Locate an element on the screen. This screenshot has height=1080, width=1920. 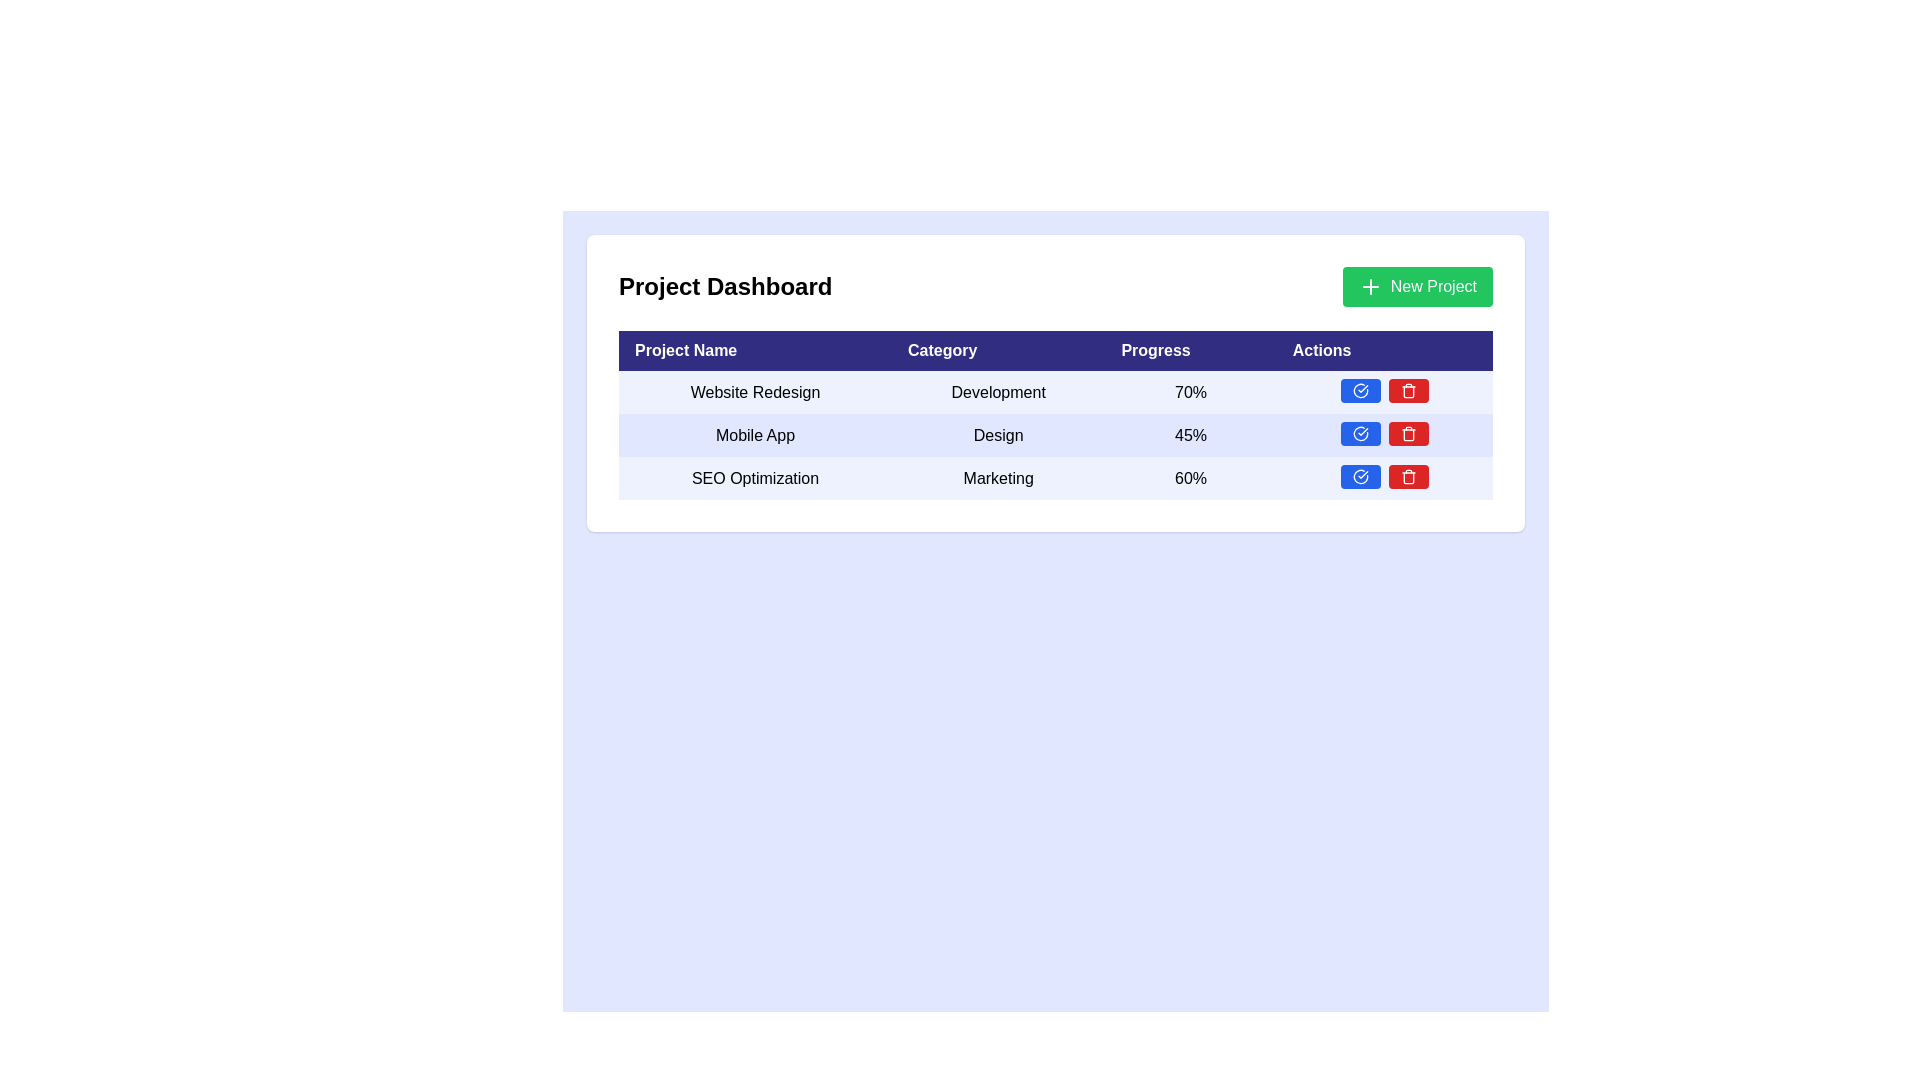
the delete button in the second row of the 'Actions' column for the 'Mobile App' project entry is located at coordinates (1407, 392).